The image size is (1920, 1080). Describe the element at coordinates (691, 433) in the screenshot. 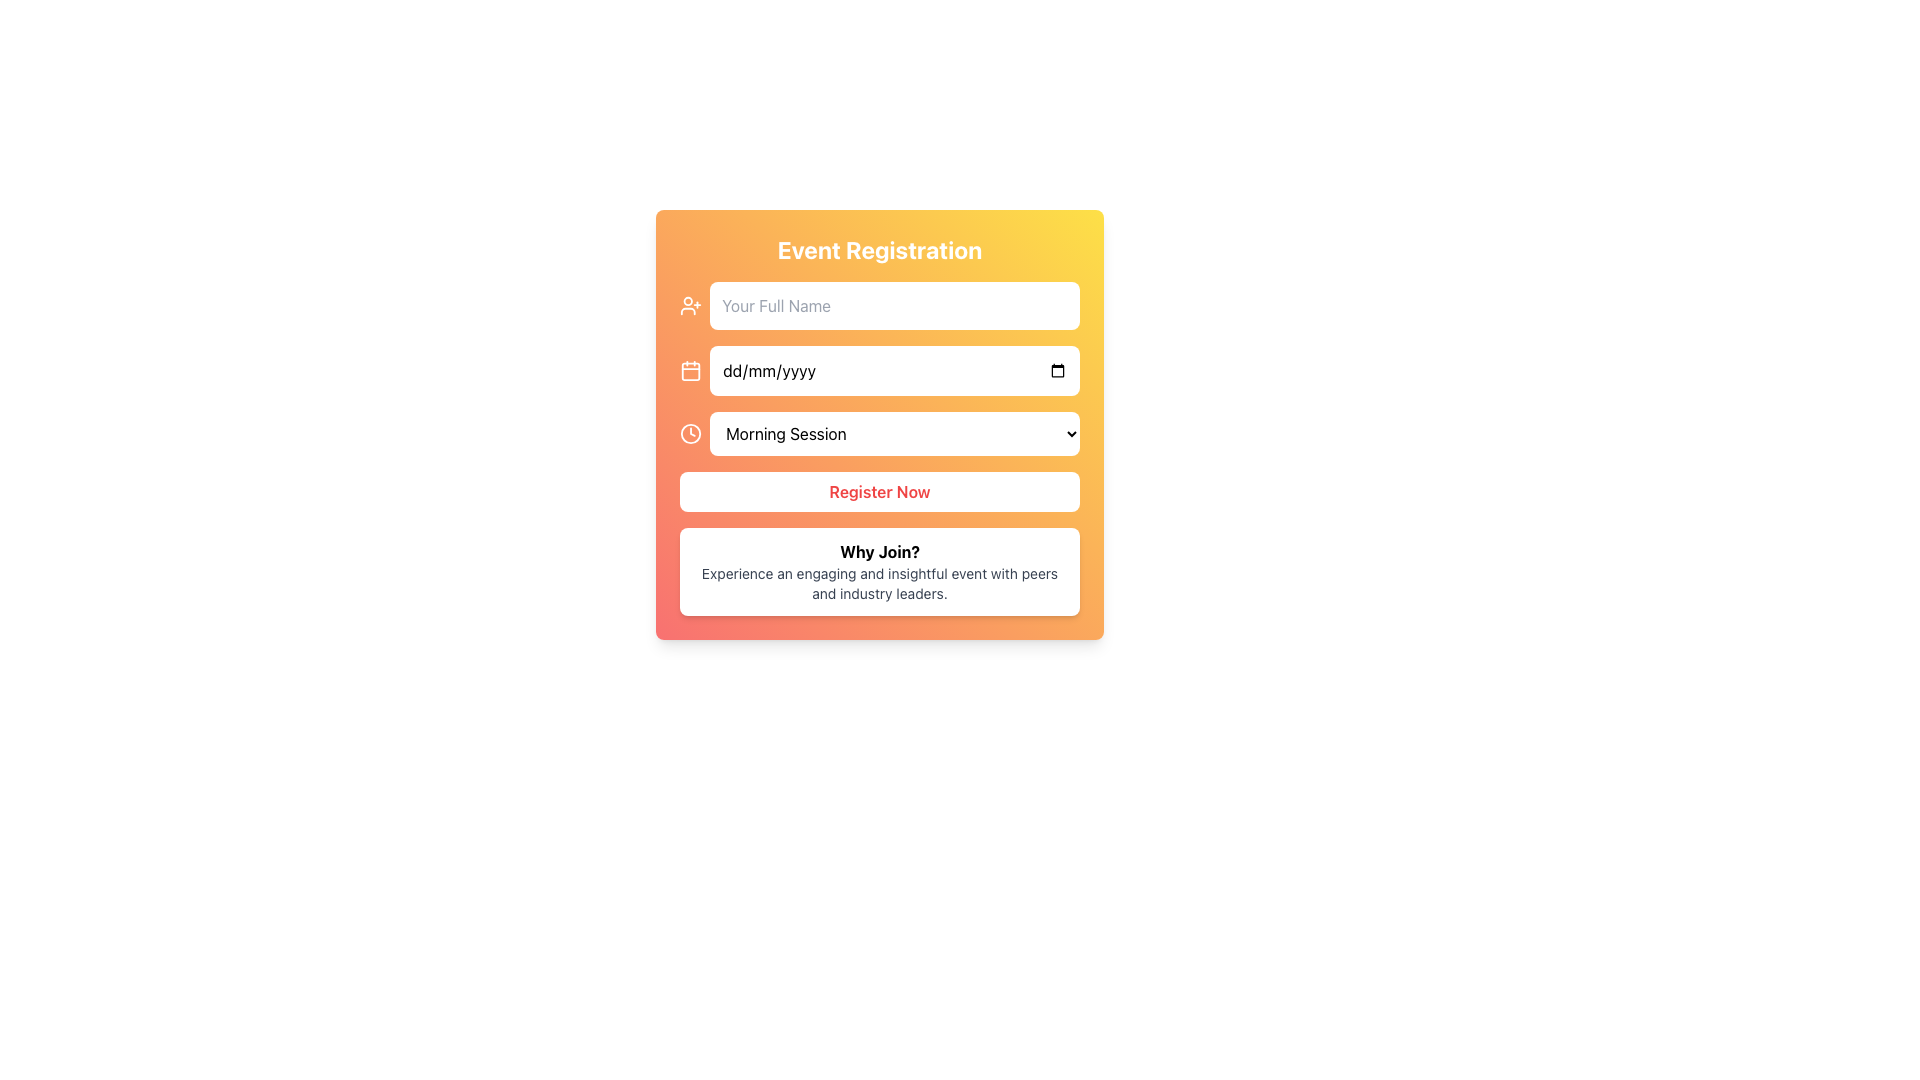

I see `the decorative circle within the clock-shaped icon, which is positioned to the left of the 'Morning Session' dropdown` at that location.